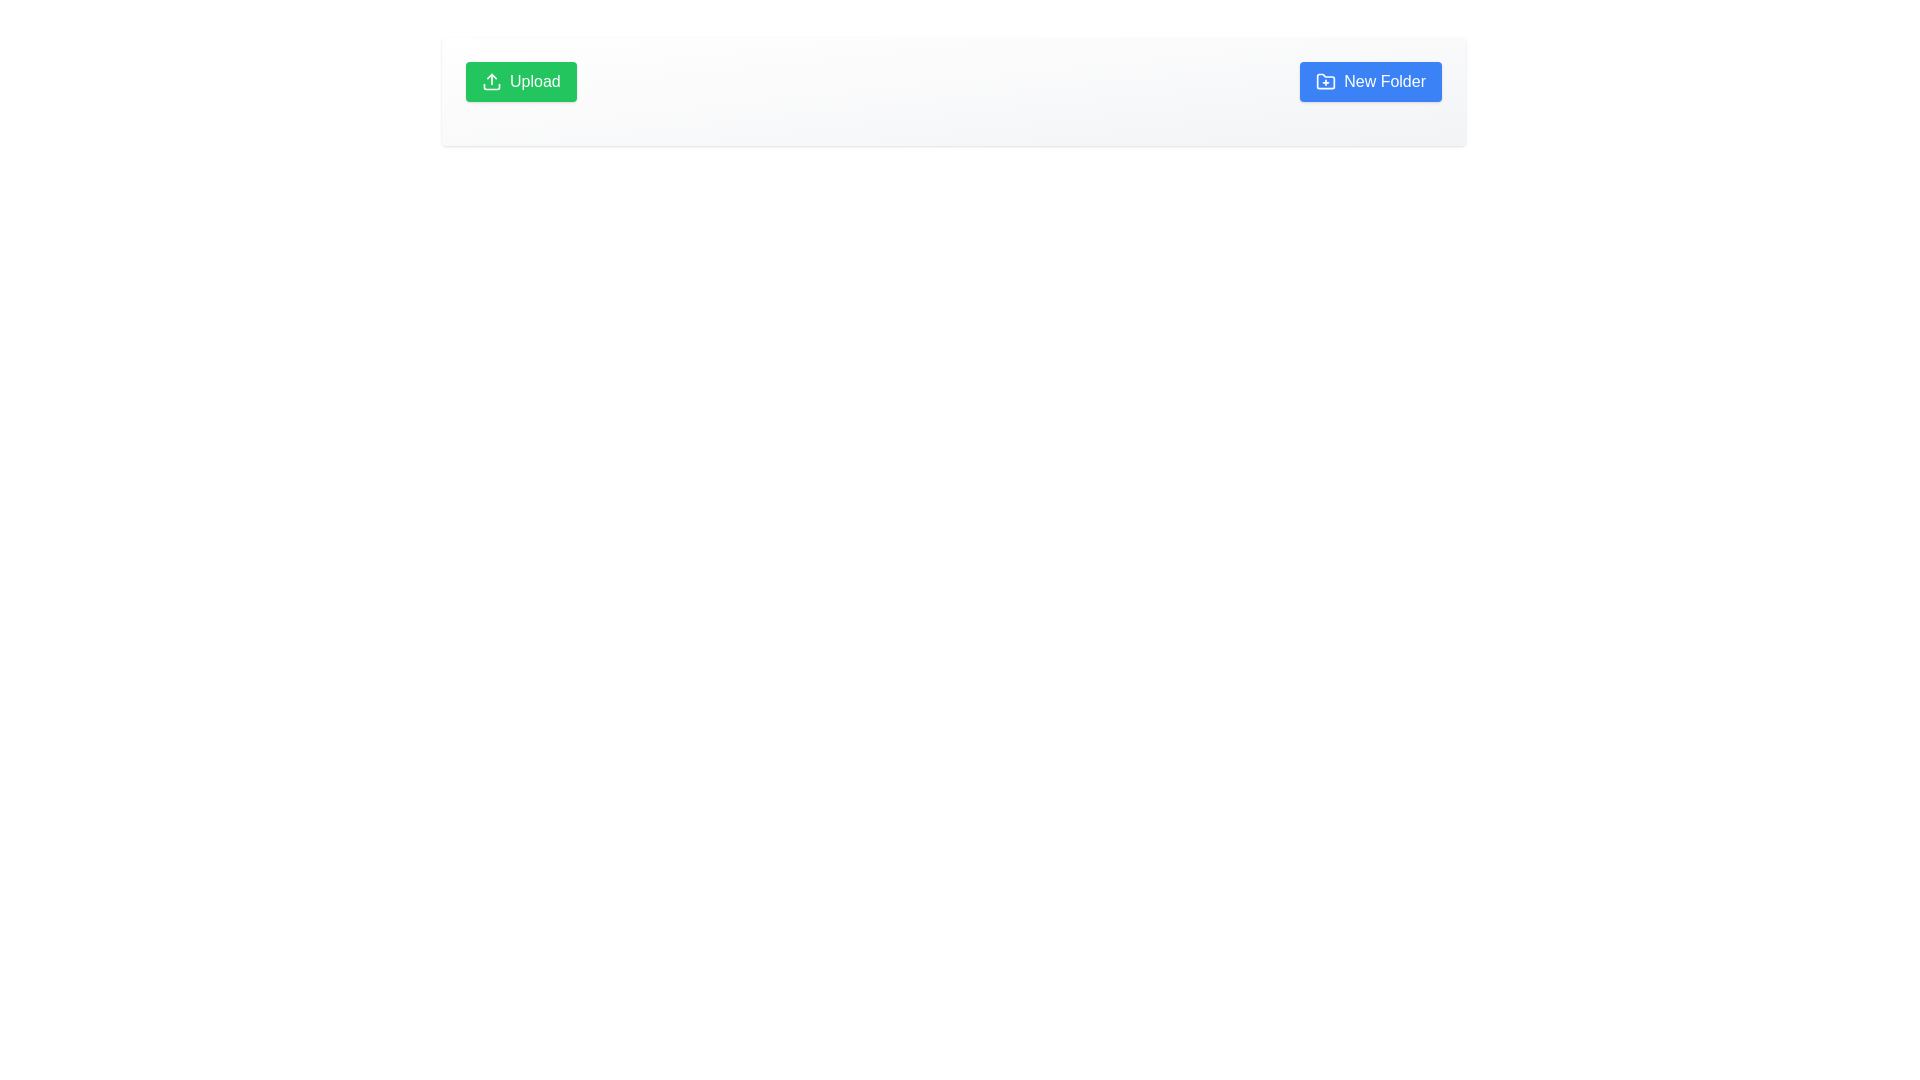 This screenshot has width=1920, height=1080. I want to click on the folder icon with a plus sign, so click(1326, 80).